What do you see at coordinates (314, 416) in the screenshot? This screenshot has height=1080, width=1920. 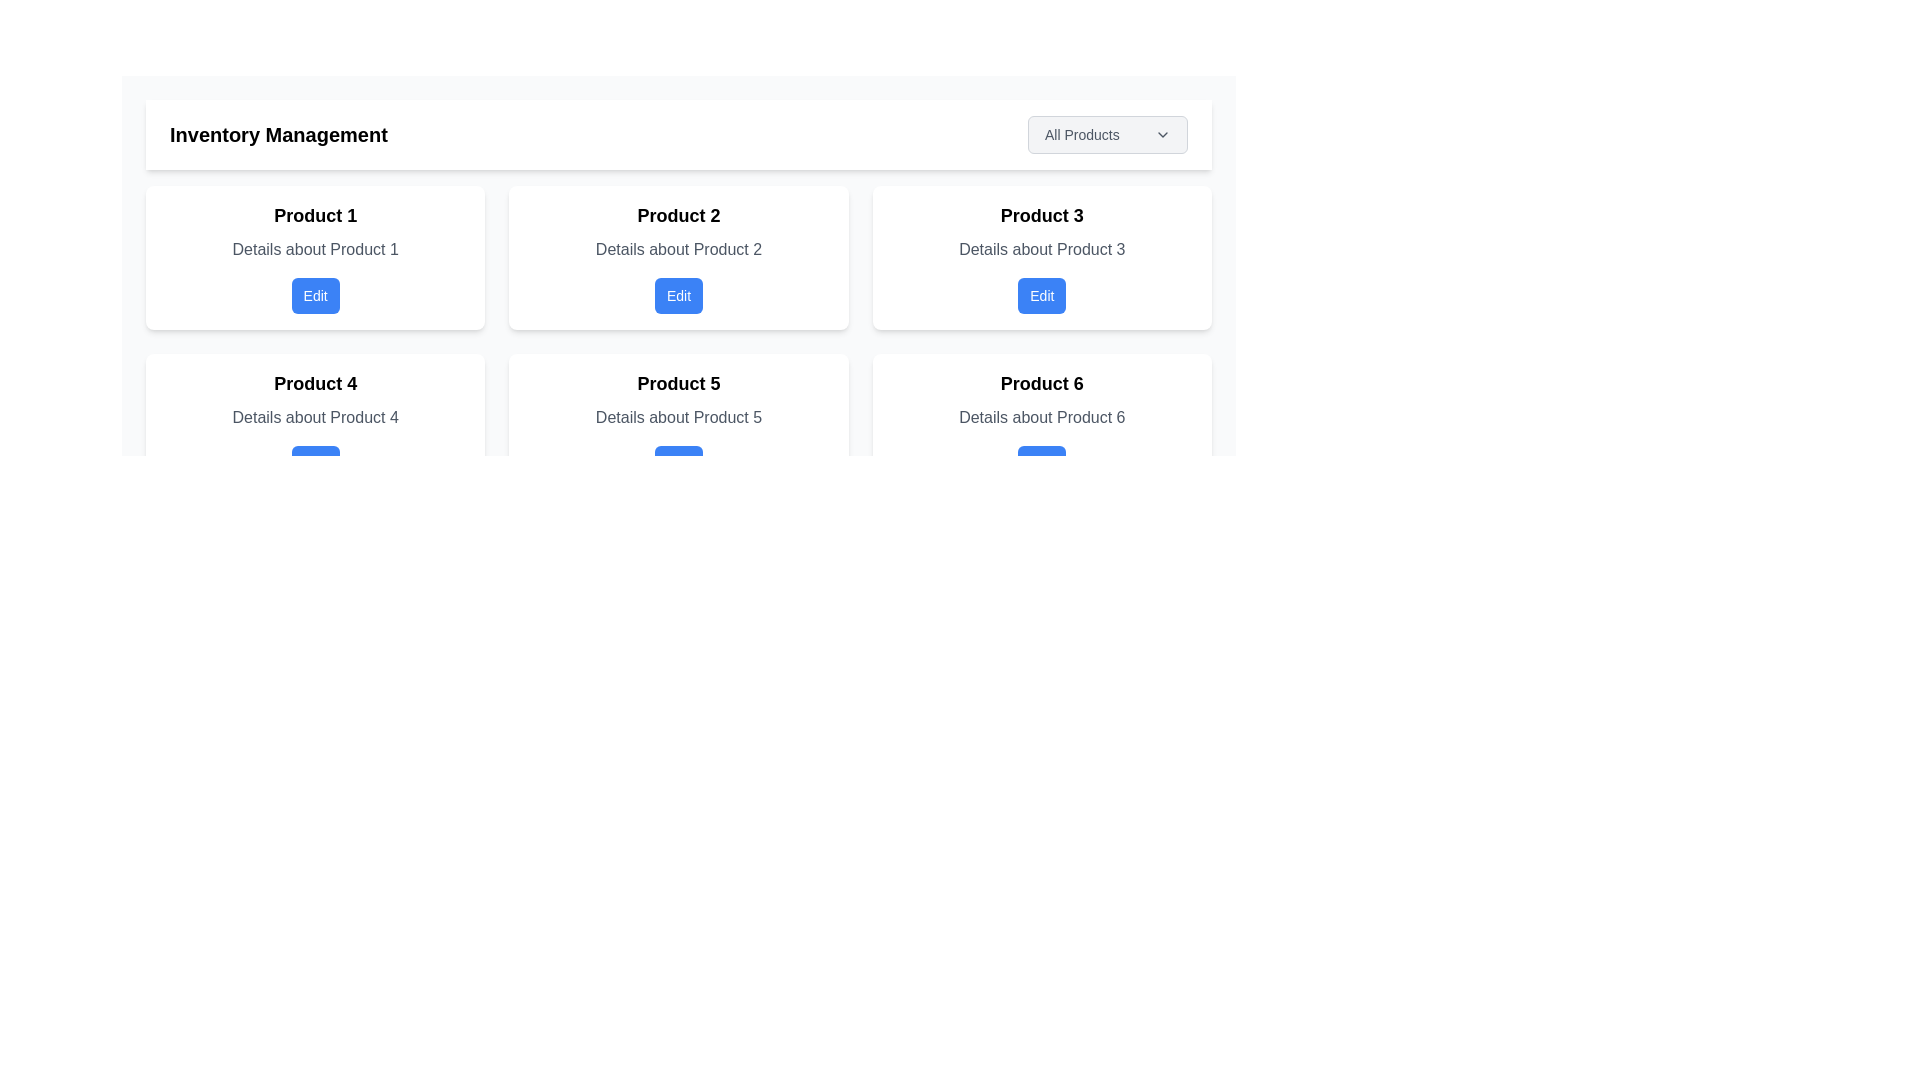 I see `the informational text element displaying 'Details about Product 4' which is styled in gray and located below the 'Product 4' heading` at bounding box center [314, 416].